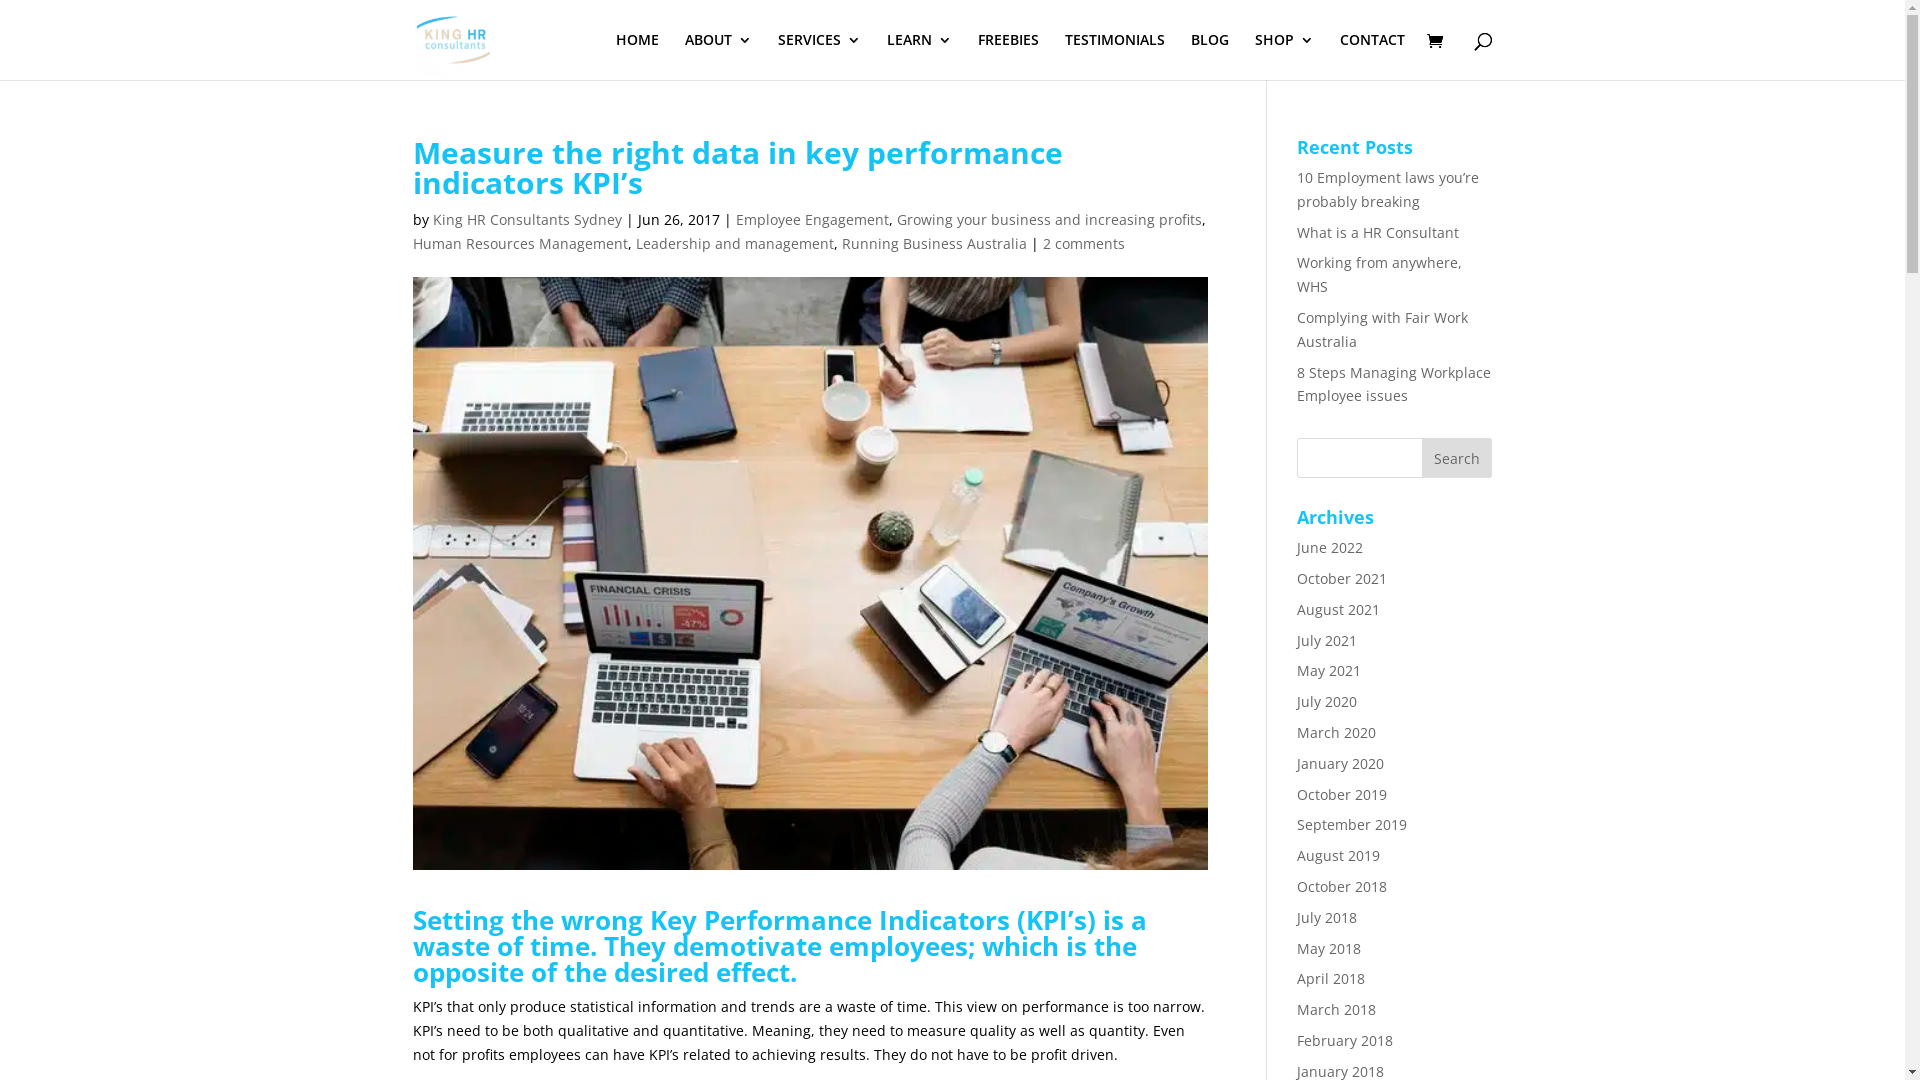  I want to click on 'July 2021', so click(1326, 640).